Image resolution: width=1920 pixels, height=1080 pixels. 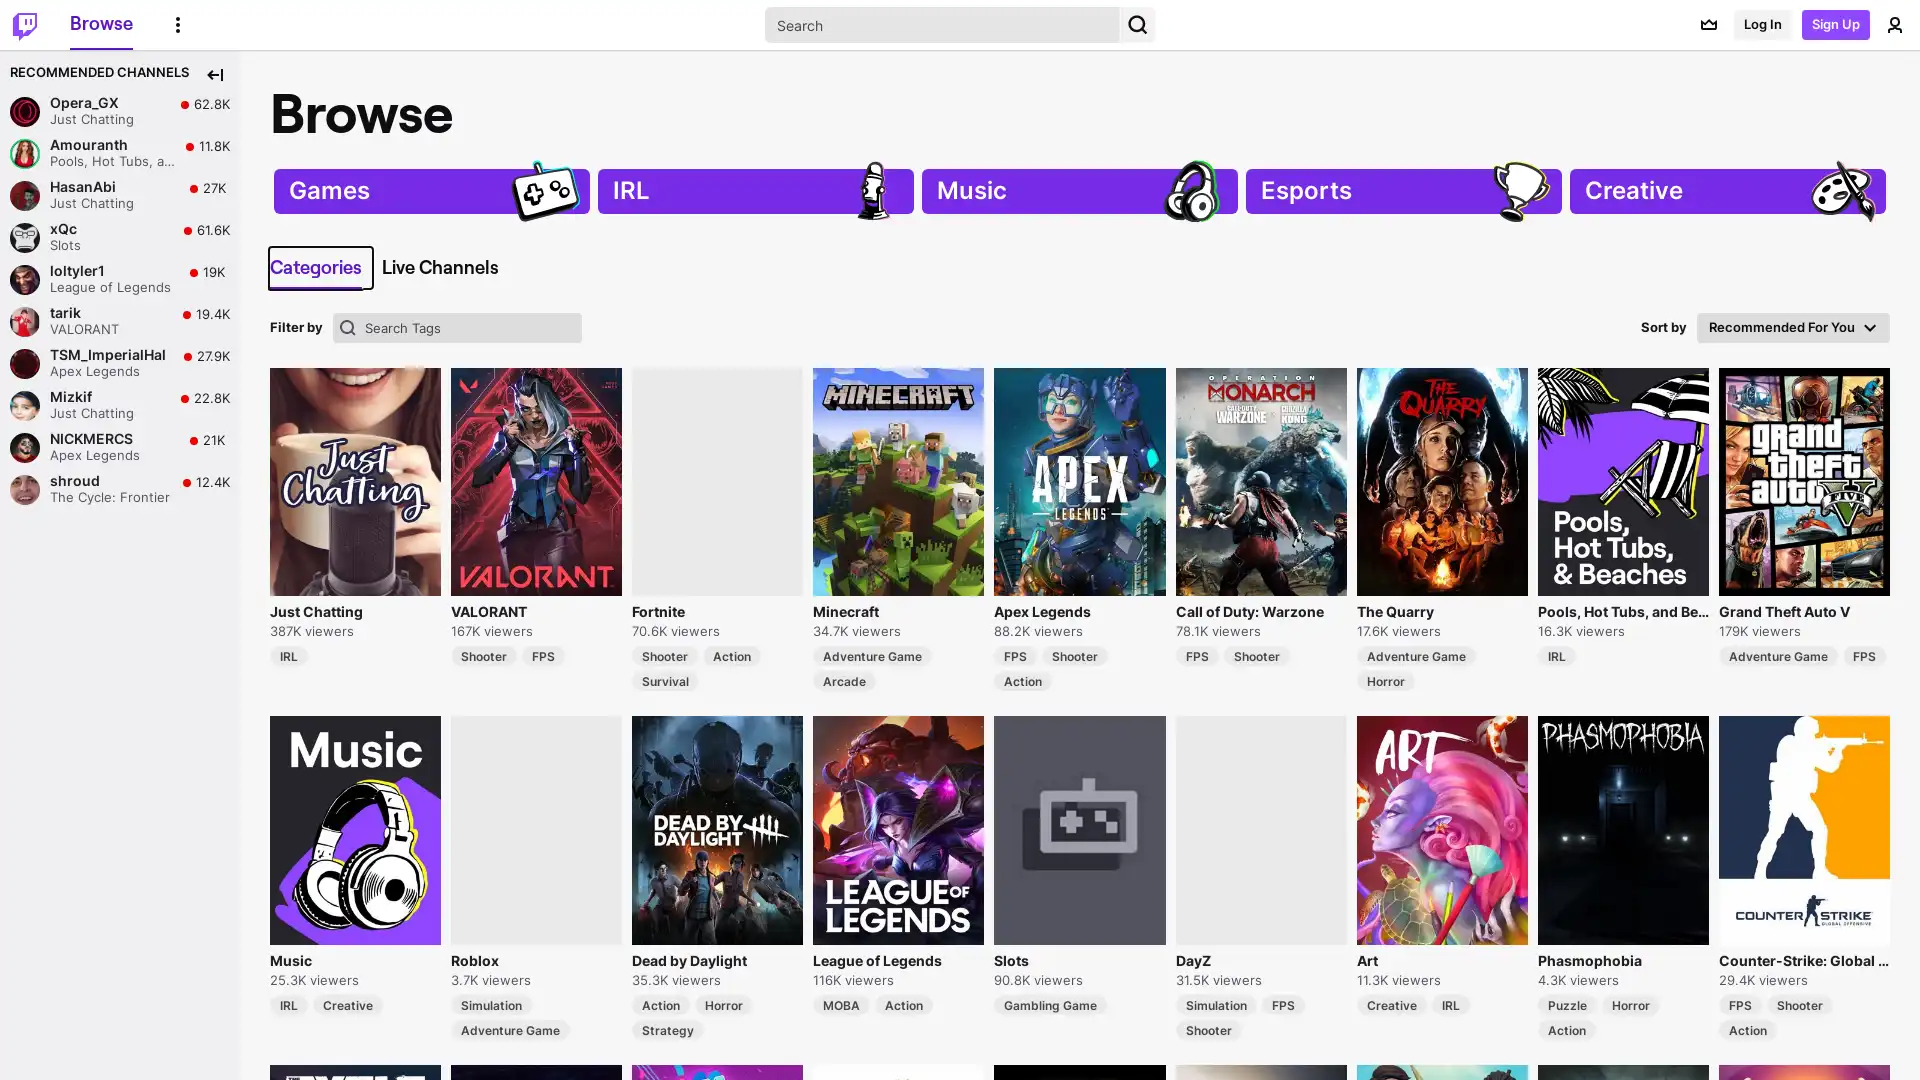 What do you see at coordinates (348, 1005) in the screenshot?
I see `Creative` at bounding box center [348, 1005].